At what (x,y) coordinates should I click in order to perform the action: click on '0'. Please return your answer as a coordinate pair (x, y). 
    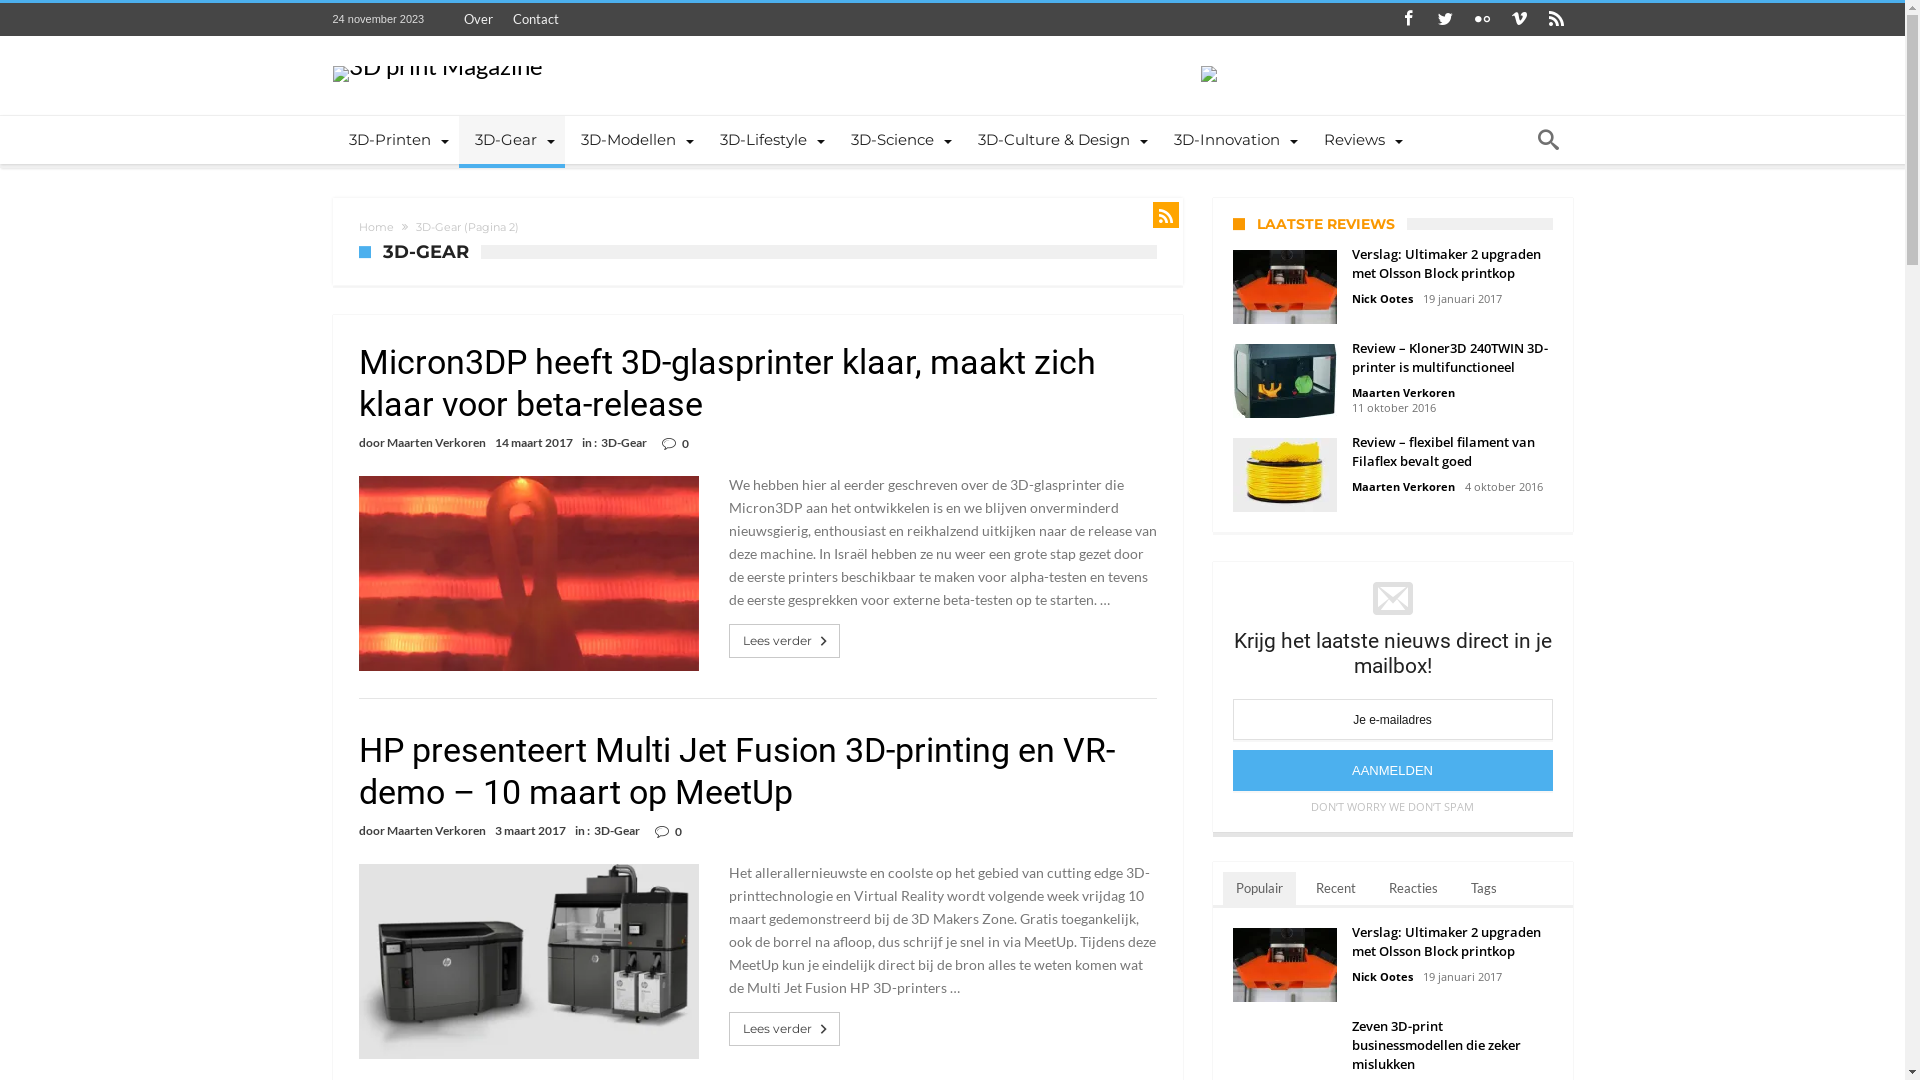
    Looking at the image, I should click on (681, 442).